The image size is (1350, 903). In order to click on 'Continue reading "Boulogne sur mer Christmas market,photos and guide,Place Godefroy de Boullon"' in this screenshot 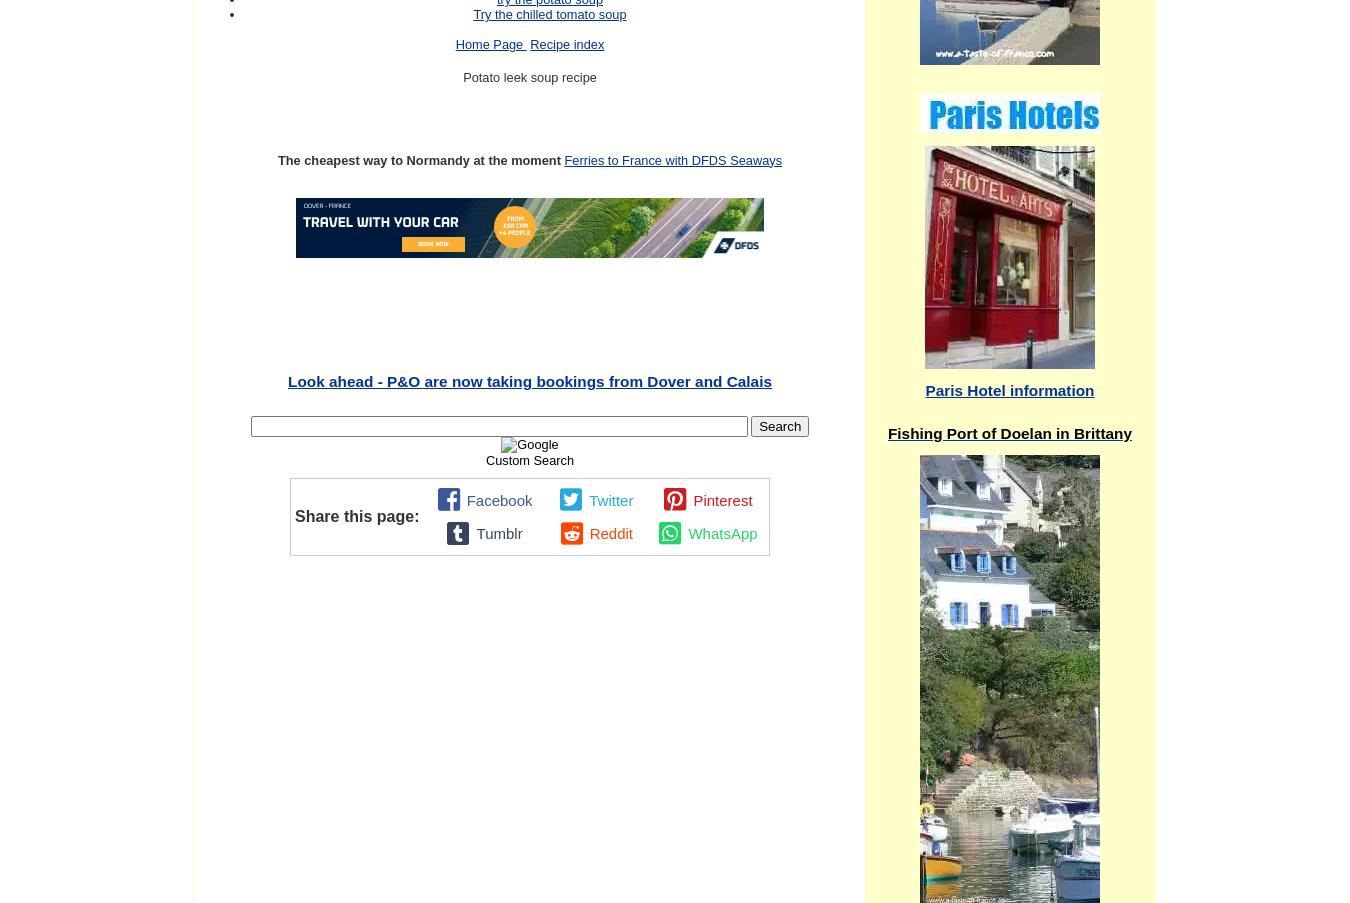, I will do `click(528, 871)`.